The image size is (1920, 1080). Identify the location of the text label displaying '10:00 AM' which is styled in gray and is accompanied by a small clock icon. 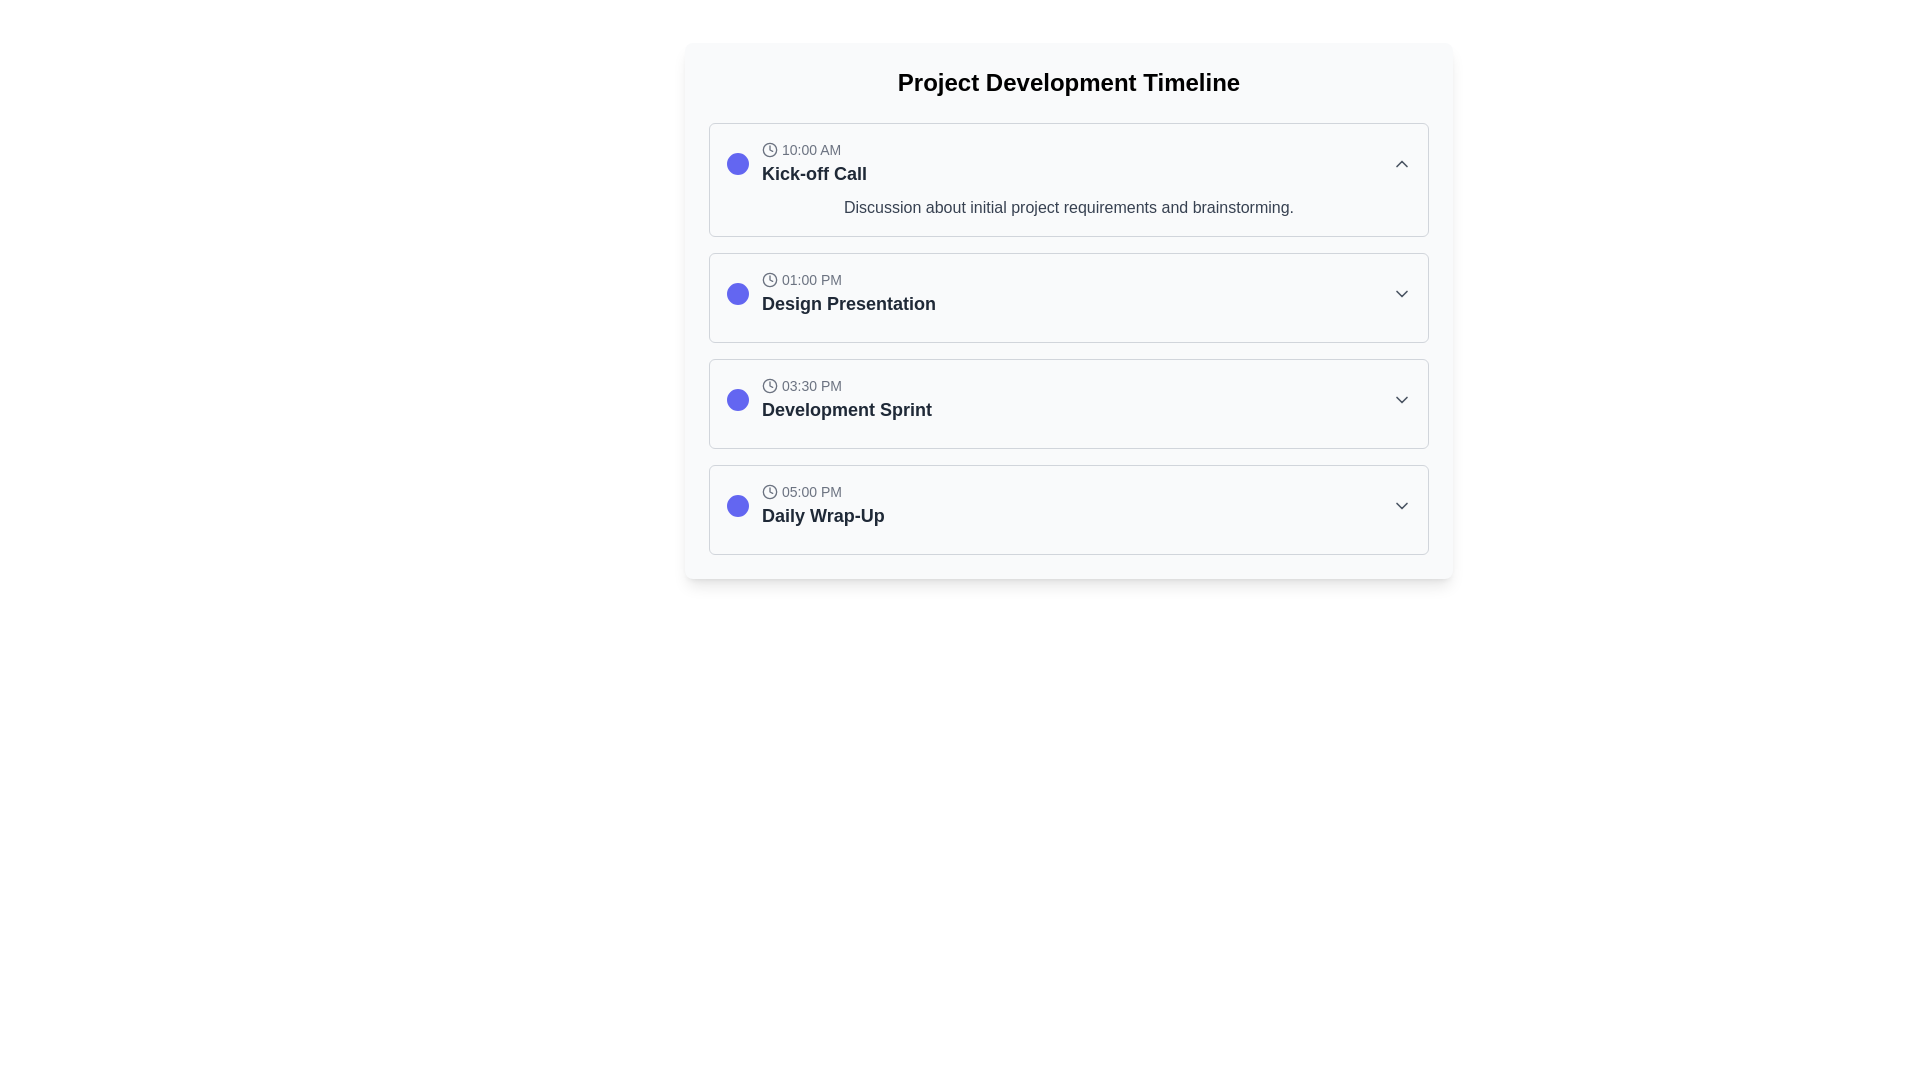
(814, 149).